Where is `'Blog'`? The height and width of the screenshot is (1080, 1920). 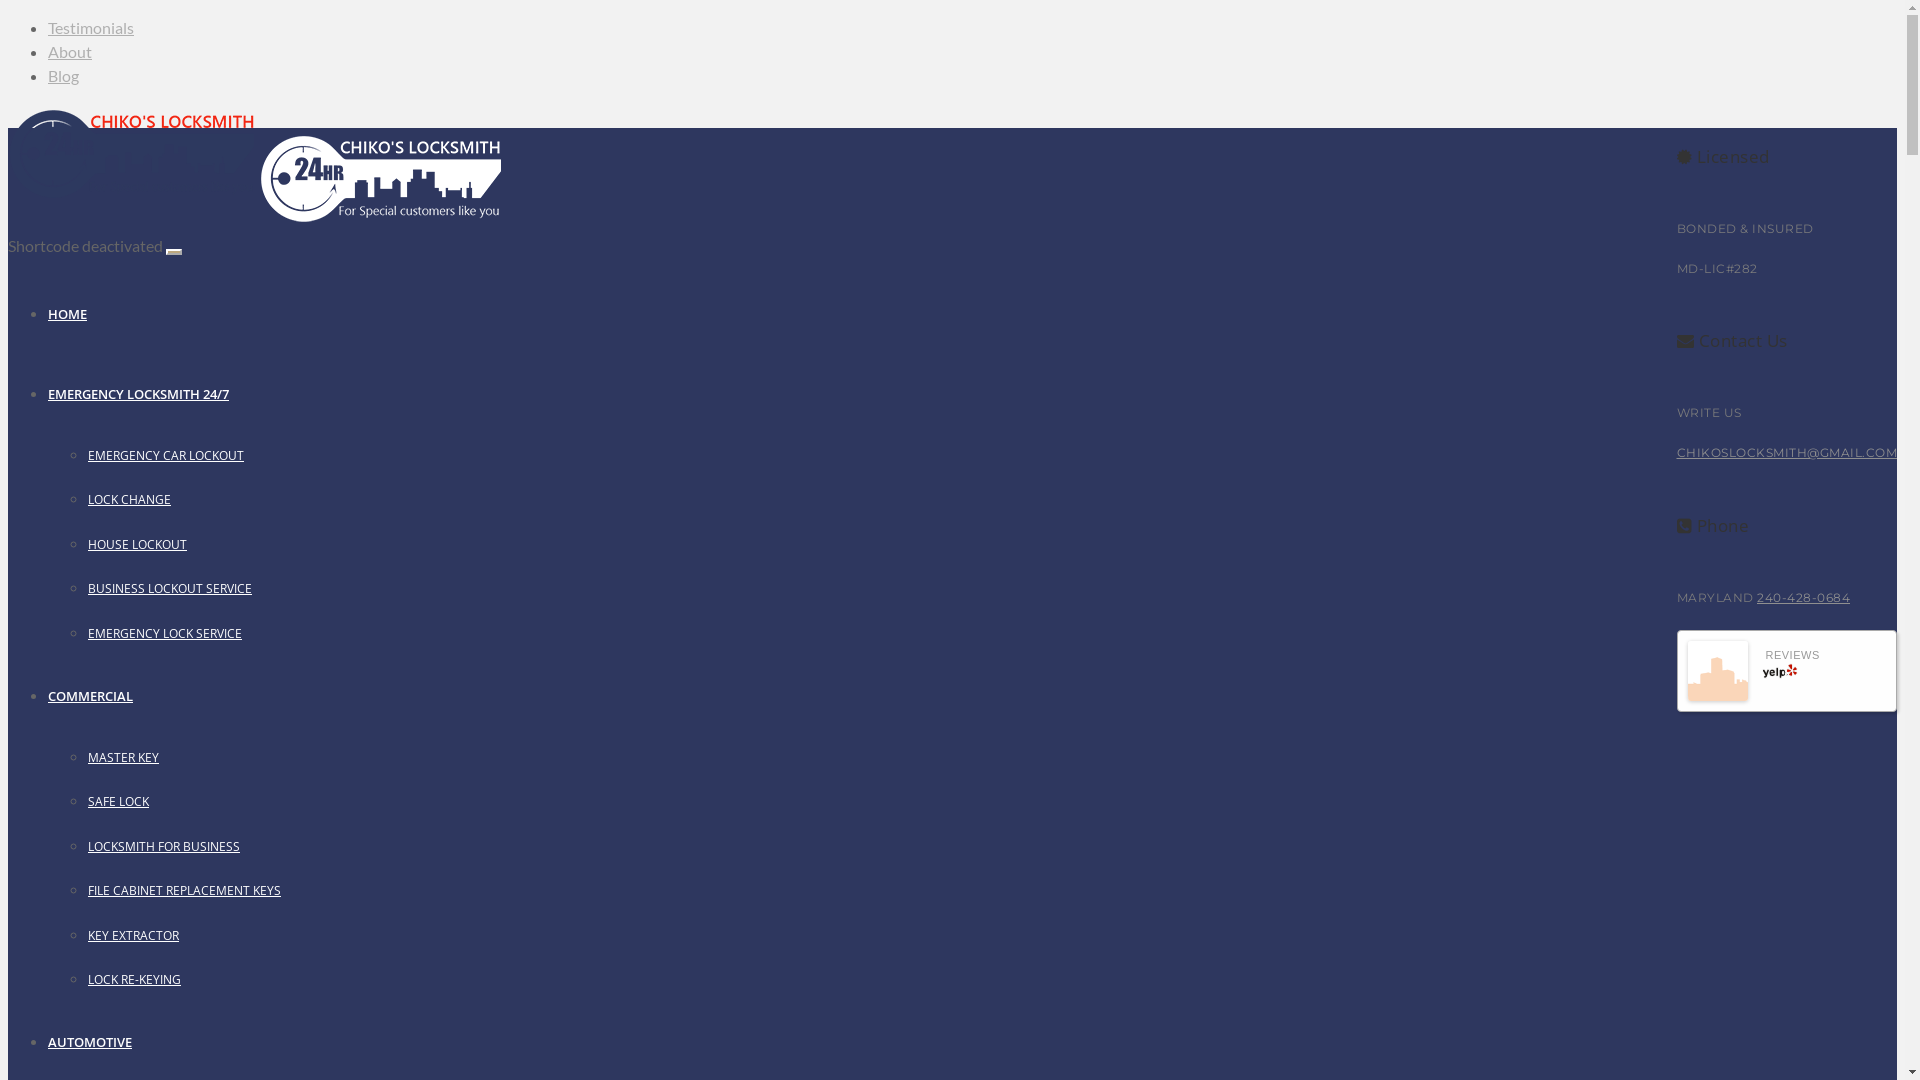 'Blog' is located at coordinates (48, 74).